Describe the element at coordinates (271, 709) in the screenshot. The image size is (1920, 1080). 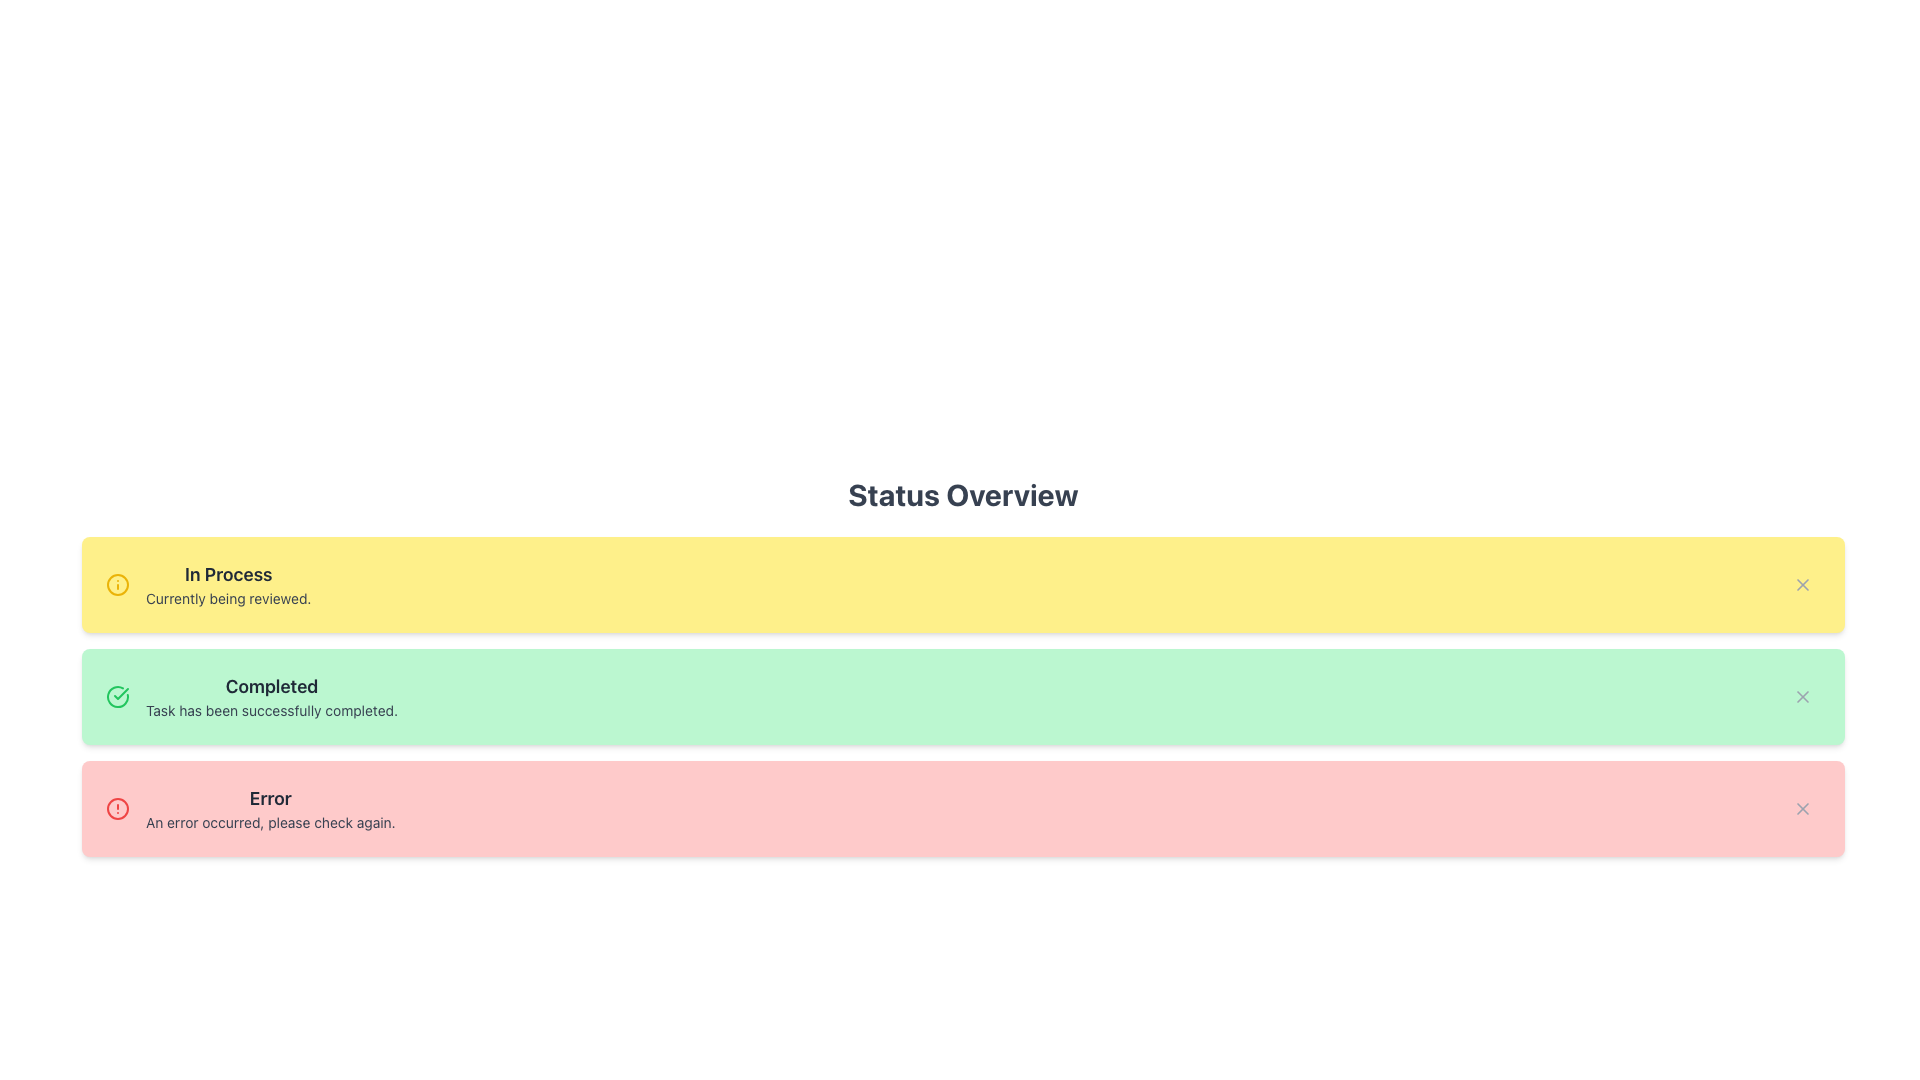
I see `informational text label located below the 'Completed' label in the status overview section` at that location.